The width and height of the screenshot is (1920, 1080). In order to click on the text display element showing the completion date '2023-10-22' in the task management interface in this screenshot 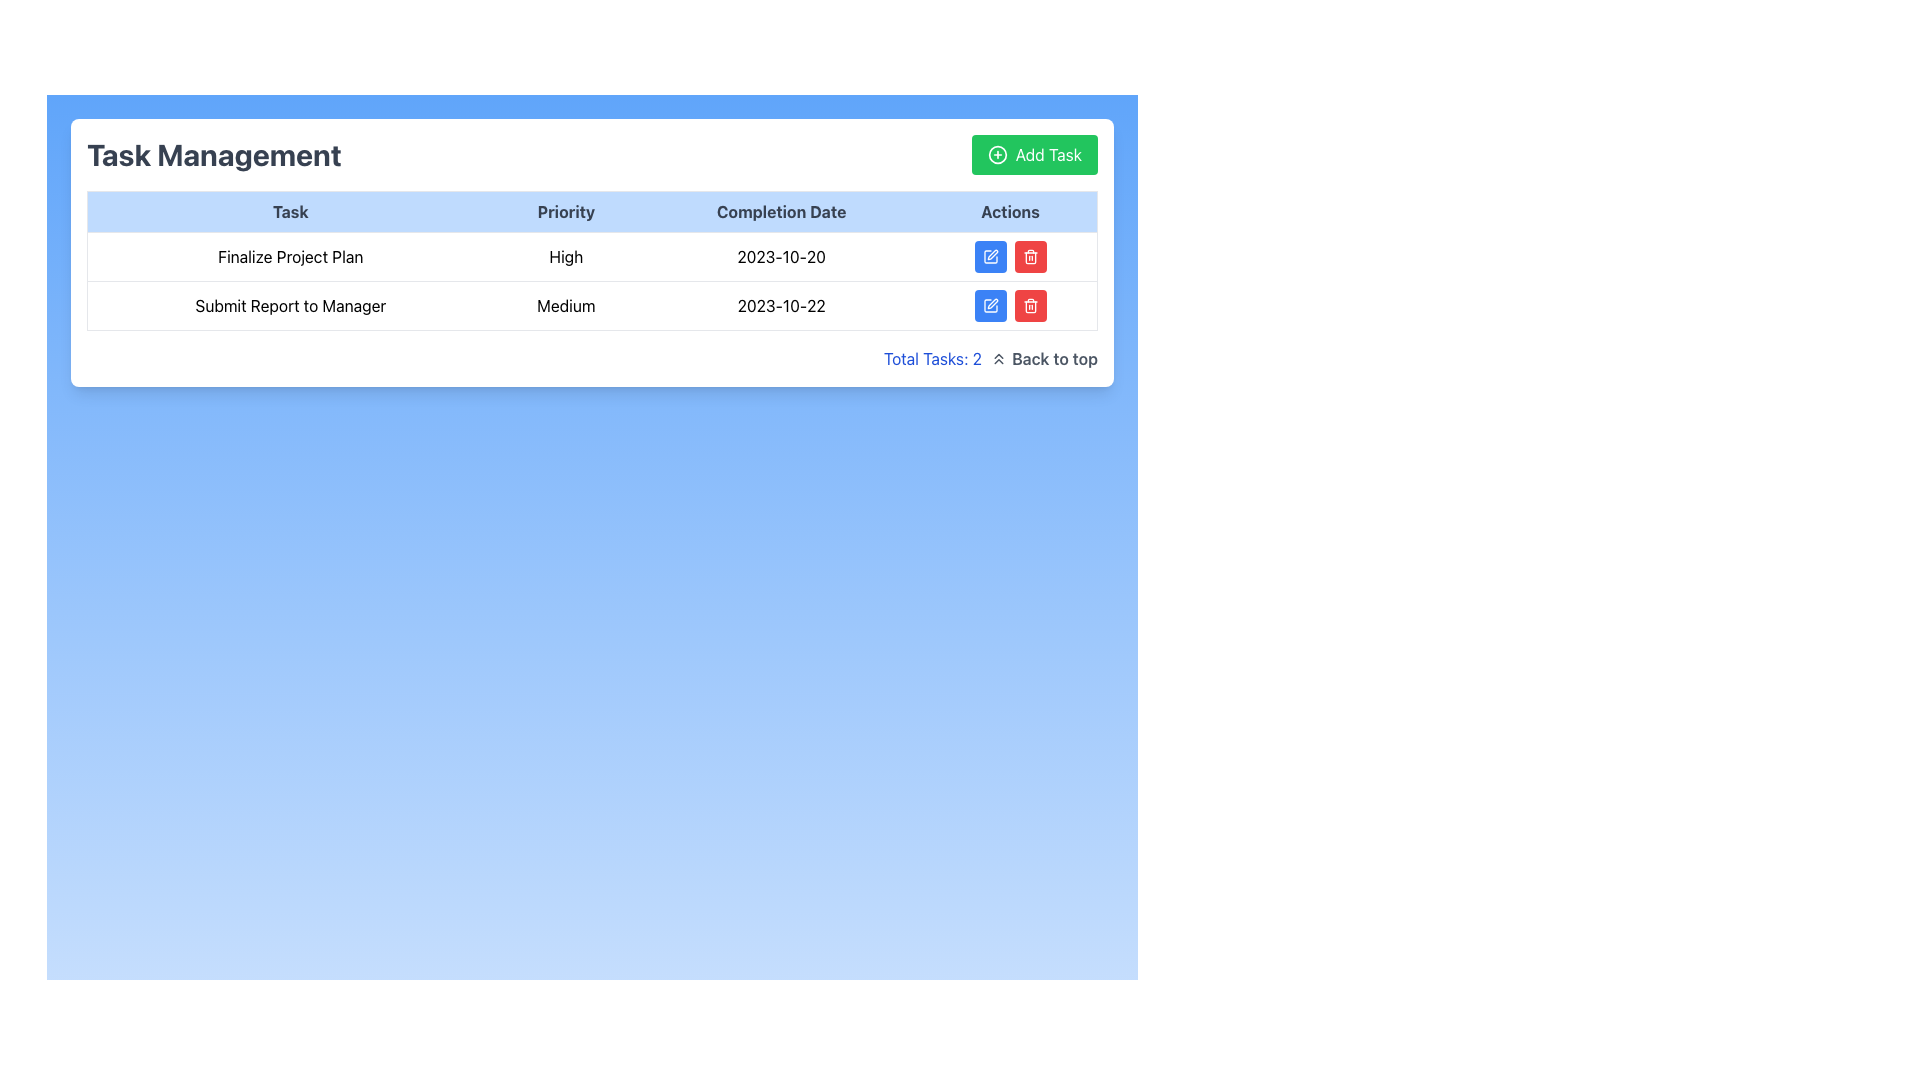, I will do `click(780, 305)`.